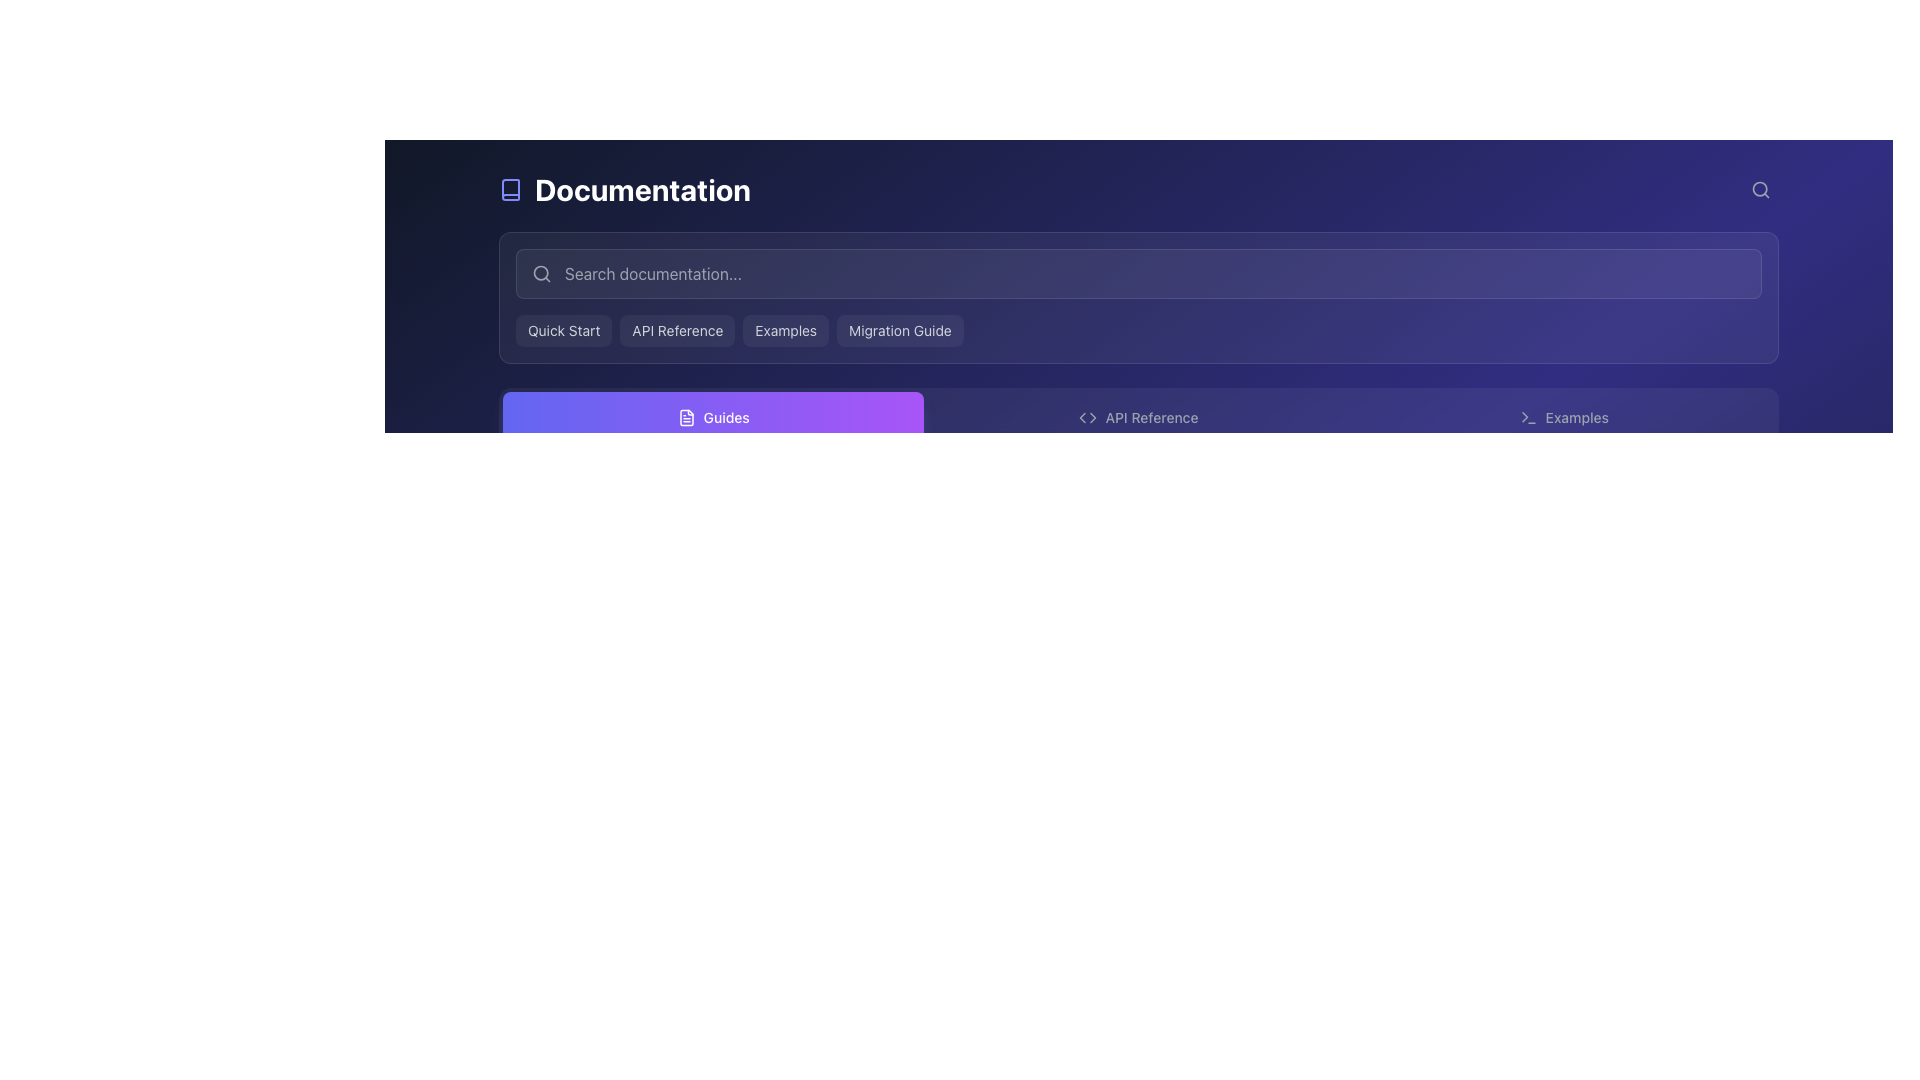 This screenshot has width=1920, height=1080. What do you see at coordinates (542, 273) in the screenshot?
I see `the circular magnifying glass search icon, which is located inside the search bar on the left side, aligning vertically with the input field text` at bounding box center [542, 273].